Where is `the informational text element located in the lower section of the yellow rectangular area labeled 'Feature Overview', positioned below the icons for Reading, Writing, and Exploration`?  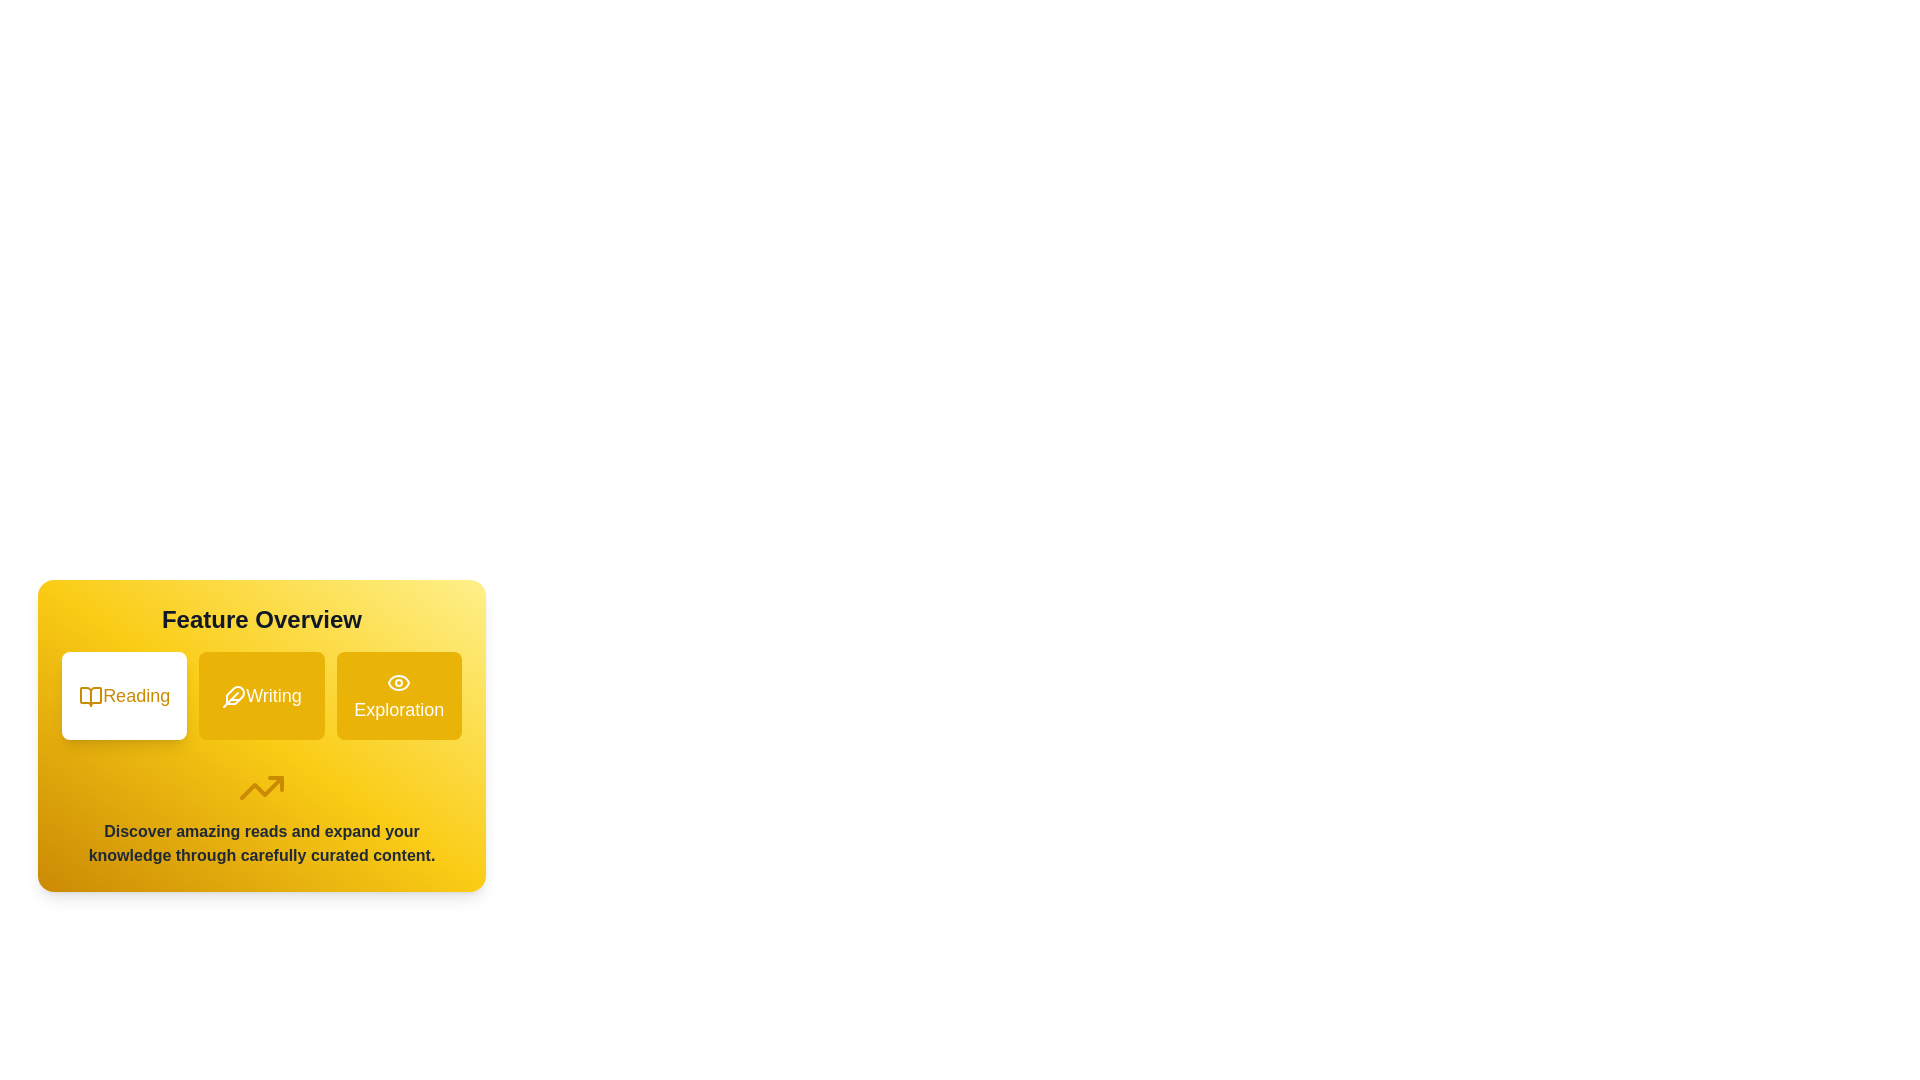
the informational text element located in the lower section of the yellow rectangular area labeled 'Feature Overview', positioned below the icons for Reading, Writing, and Exploration is located at coordinates (261, 844).